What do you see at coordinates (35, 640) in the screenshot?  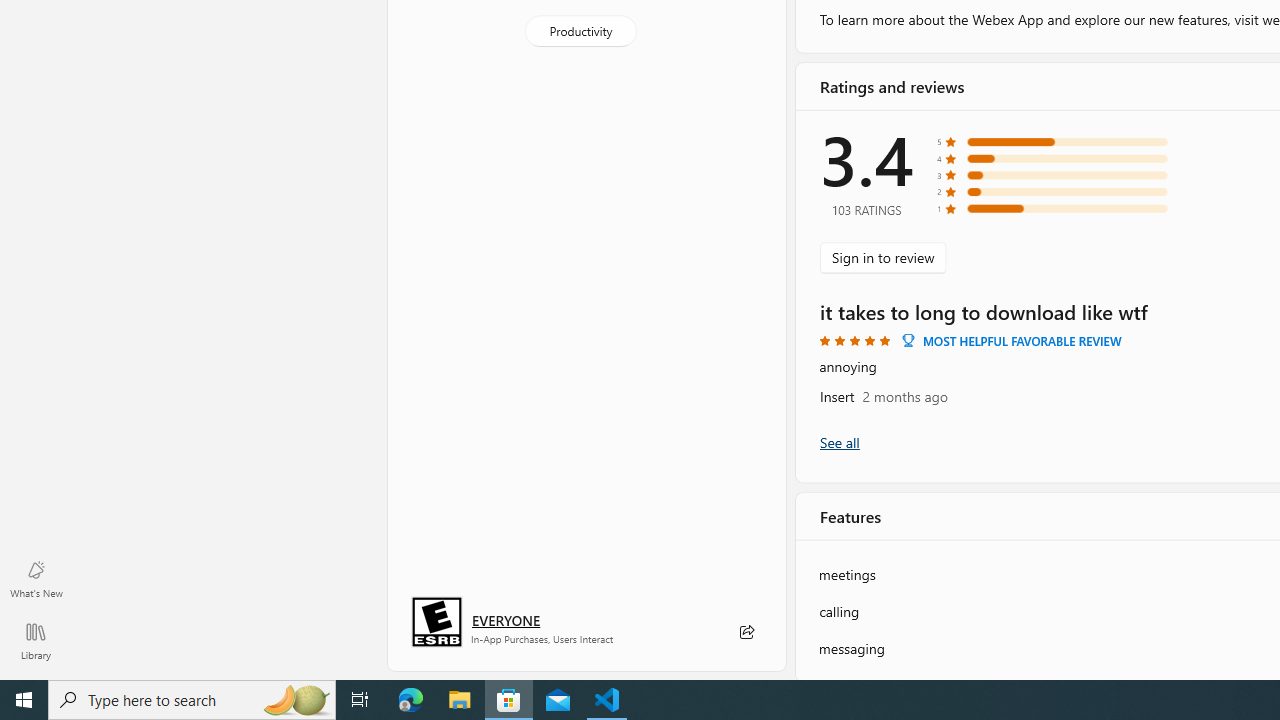 I see `'Library'` at bounding box center [35, 640].